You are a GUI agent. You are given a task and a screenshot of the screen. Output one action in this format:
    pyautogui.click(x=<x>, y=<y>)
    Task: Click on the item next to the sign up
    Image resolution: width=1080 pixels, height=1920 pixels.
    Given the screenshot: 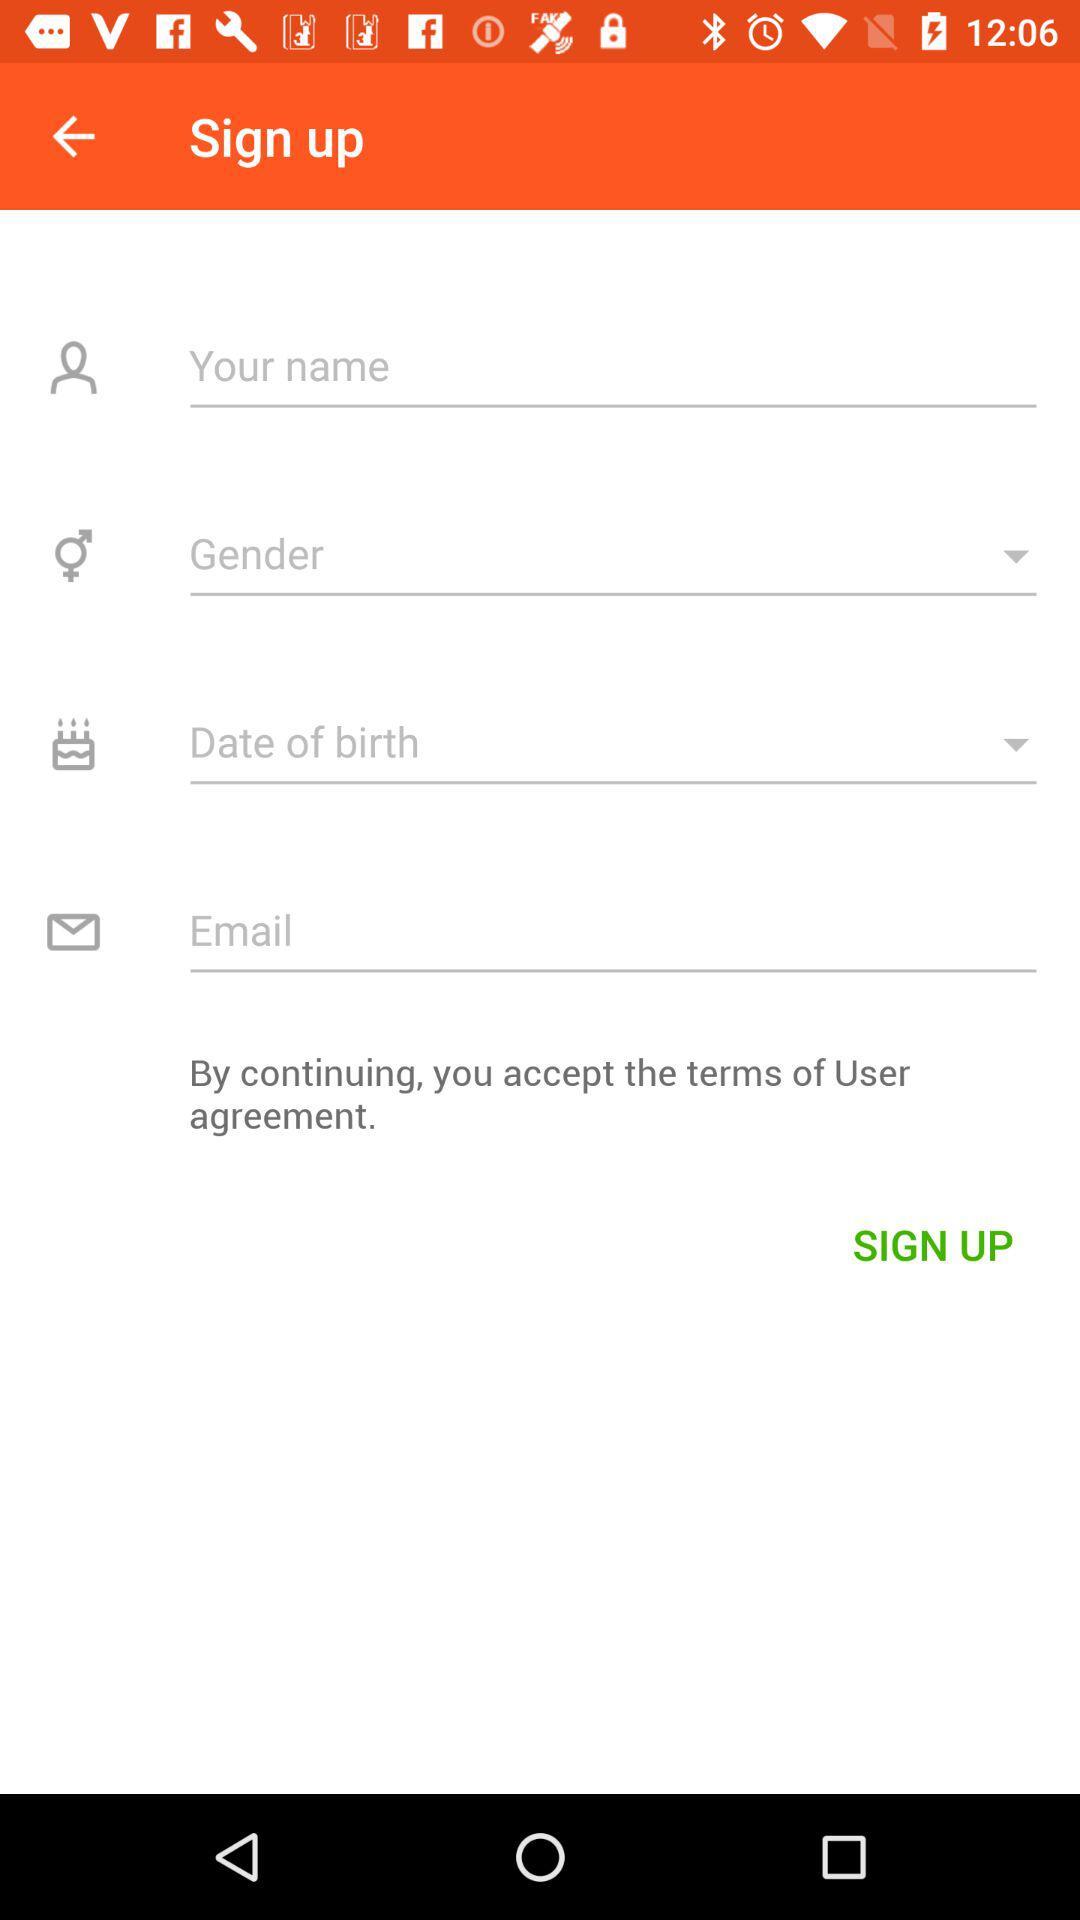 What is the action you would take?
    pyautogui.click(x=72, y=135)
    